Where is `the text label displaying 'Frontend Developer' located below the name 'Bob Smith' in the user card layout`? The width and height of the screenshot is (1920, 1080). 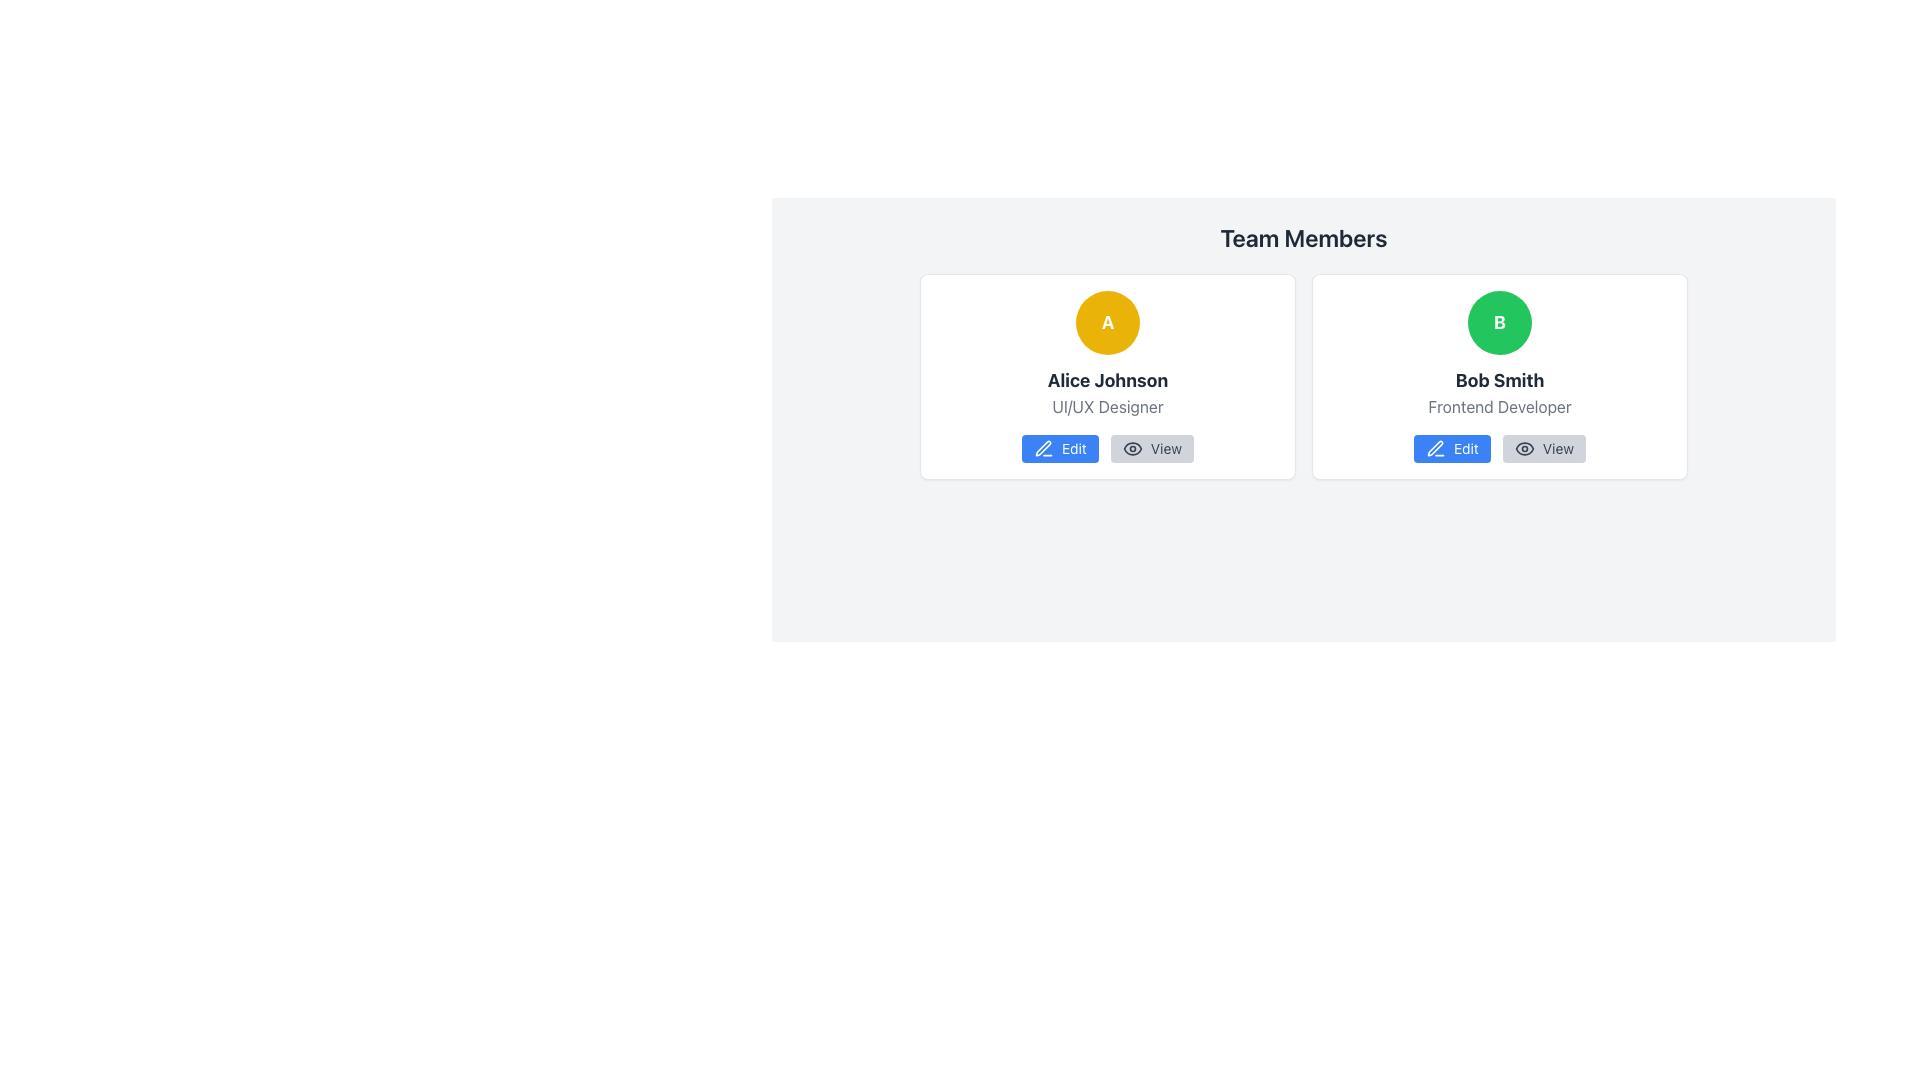 the text label displaying 'Frontend Developer' located below the name 'Bob Smith' in the user card layout is located at coordinates (1499, 406).